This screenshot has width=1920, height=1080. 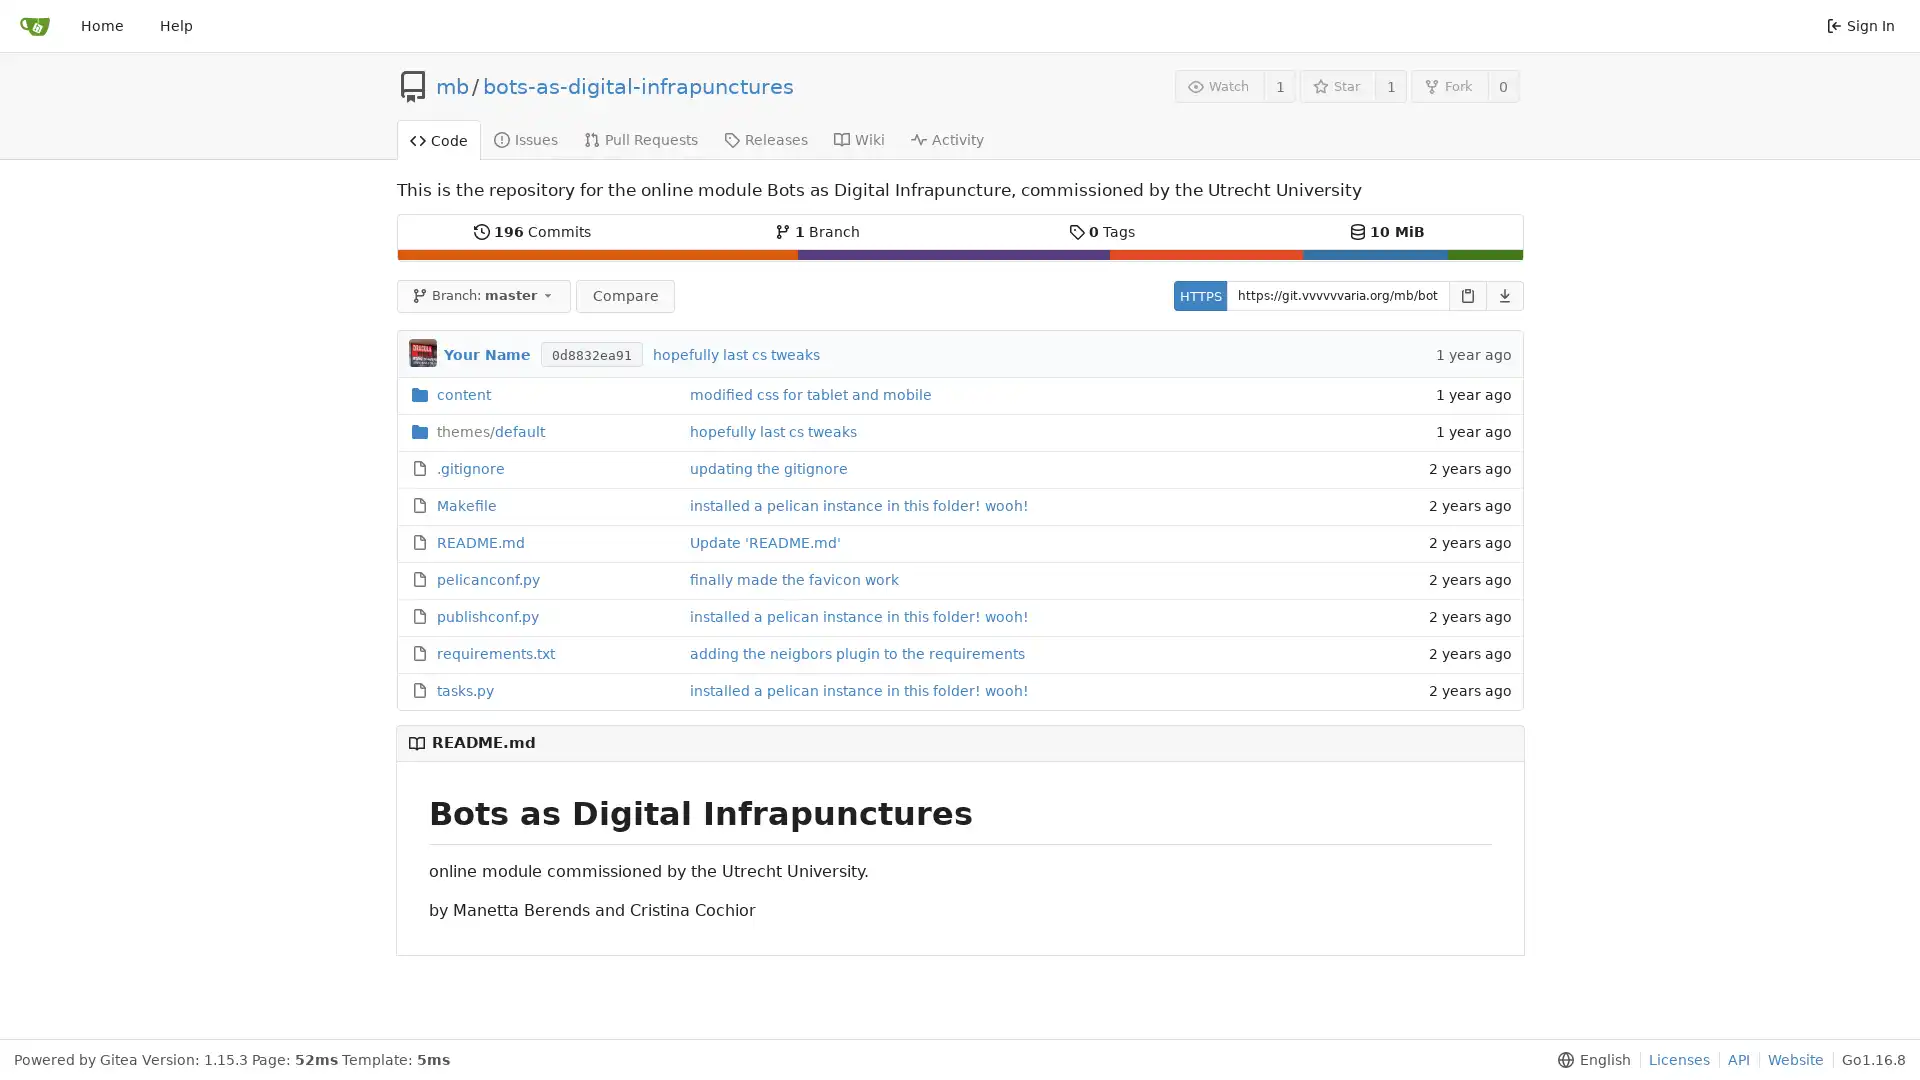 What do you see at coordinates (1199, 296) in the screenshot?
I see `HTTPS` at bounding box center [1199, 296].